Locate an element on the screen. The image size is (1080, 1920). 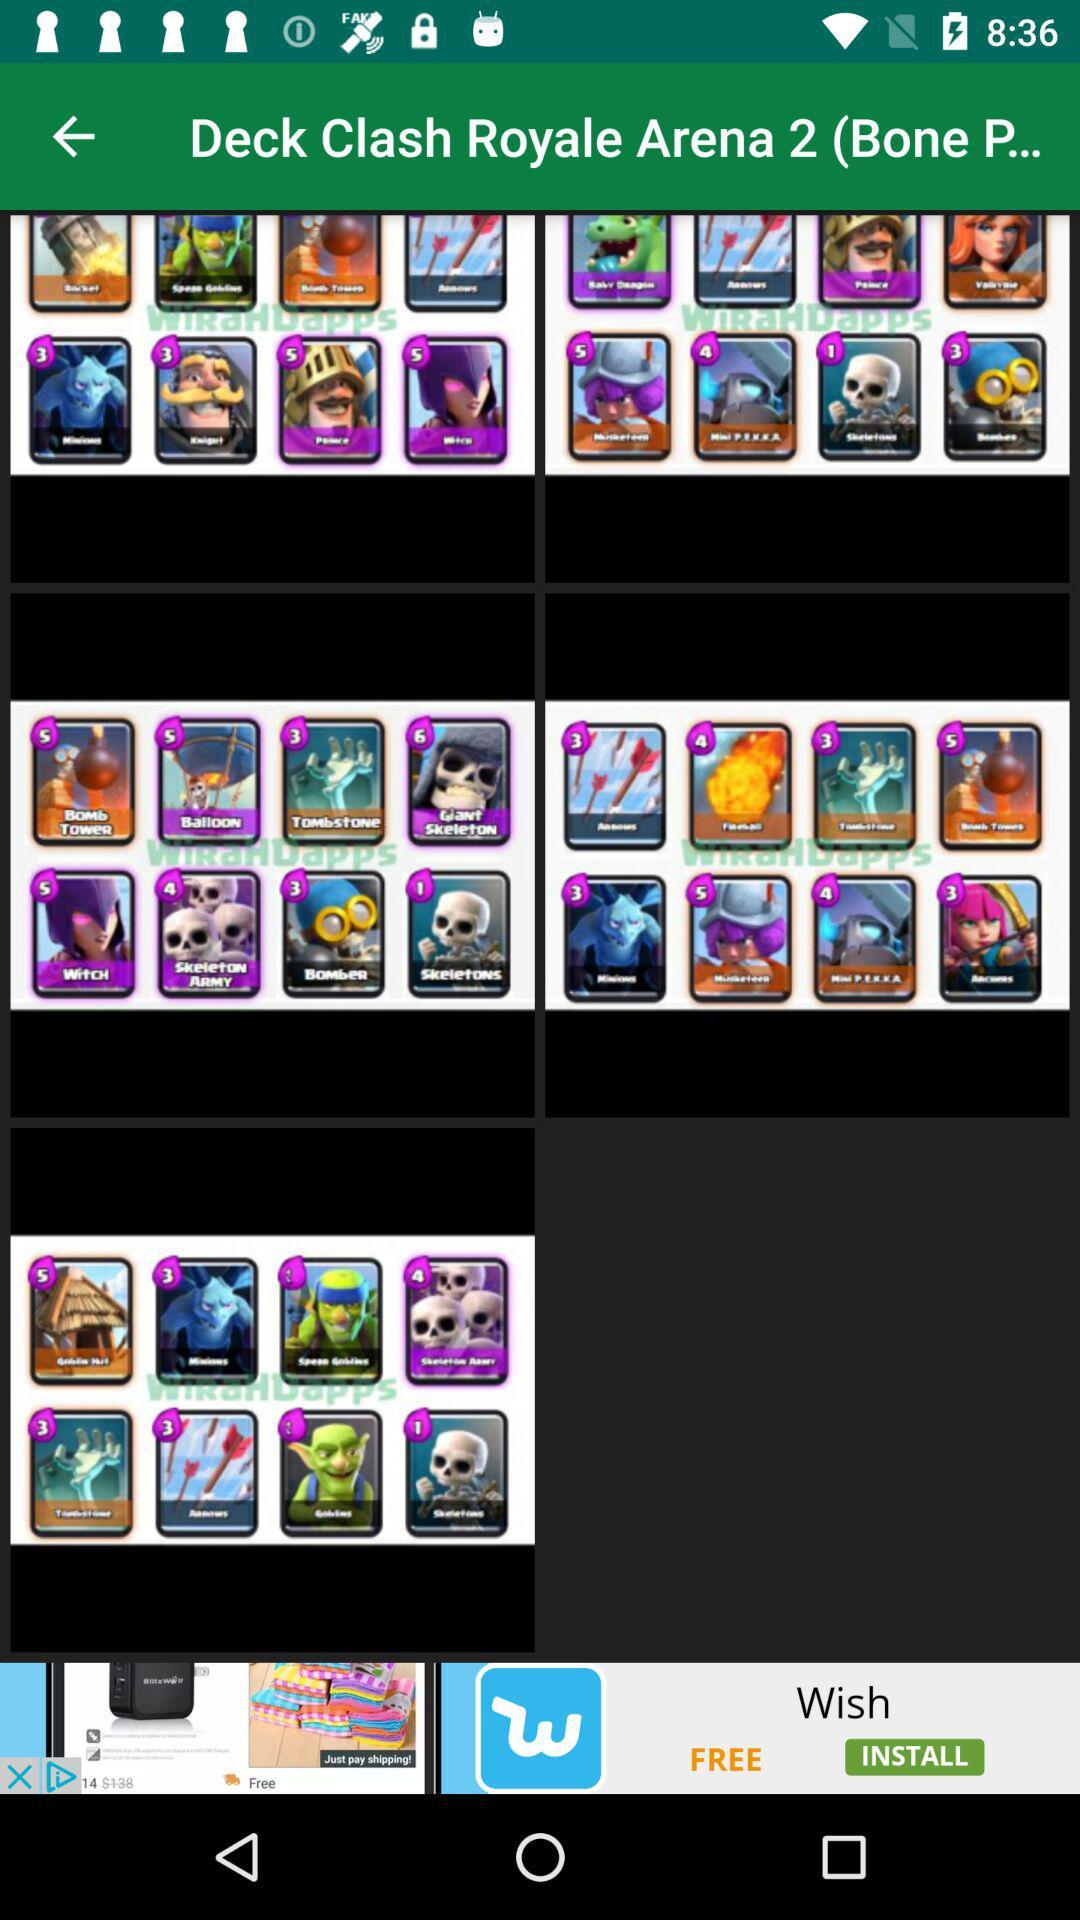
the second box in deck clash royale arena2 is located at coordinates (806, 396).